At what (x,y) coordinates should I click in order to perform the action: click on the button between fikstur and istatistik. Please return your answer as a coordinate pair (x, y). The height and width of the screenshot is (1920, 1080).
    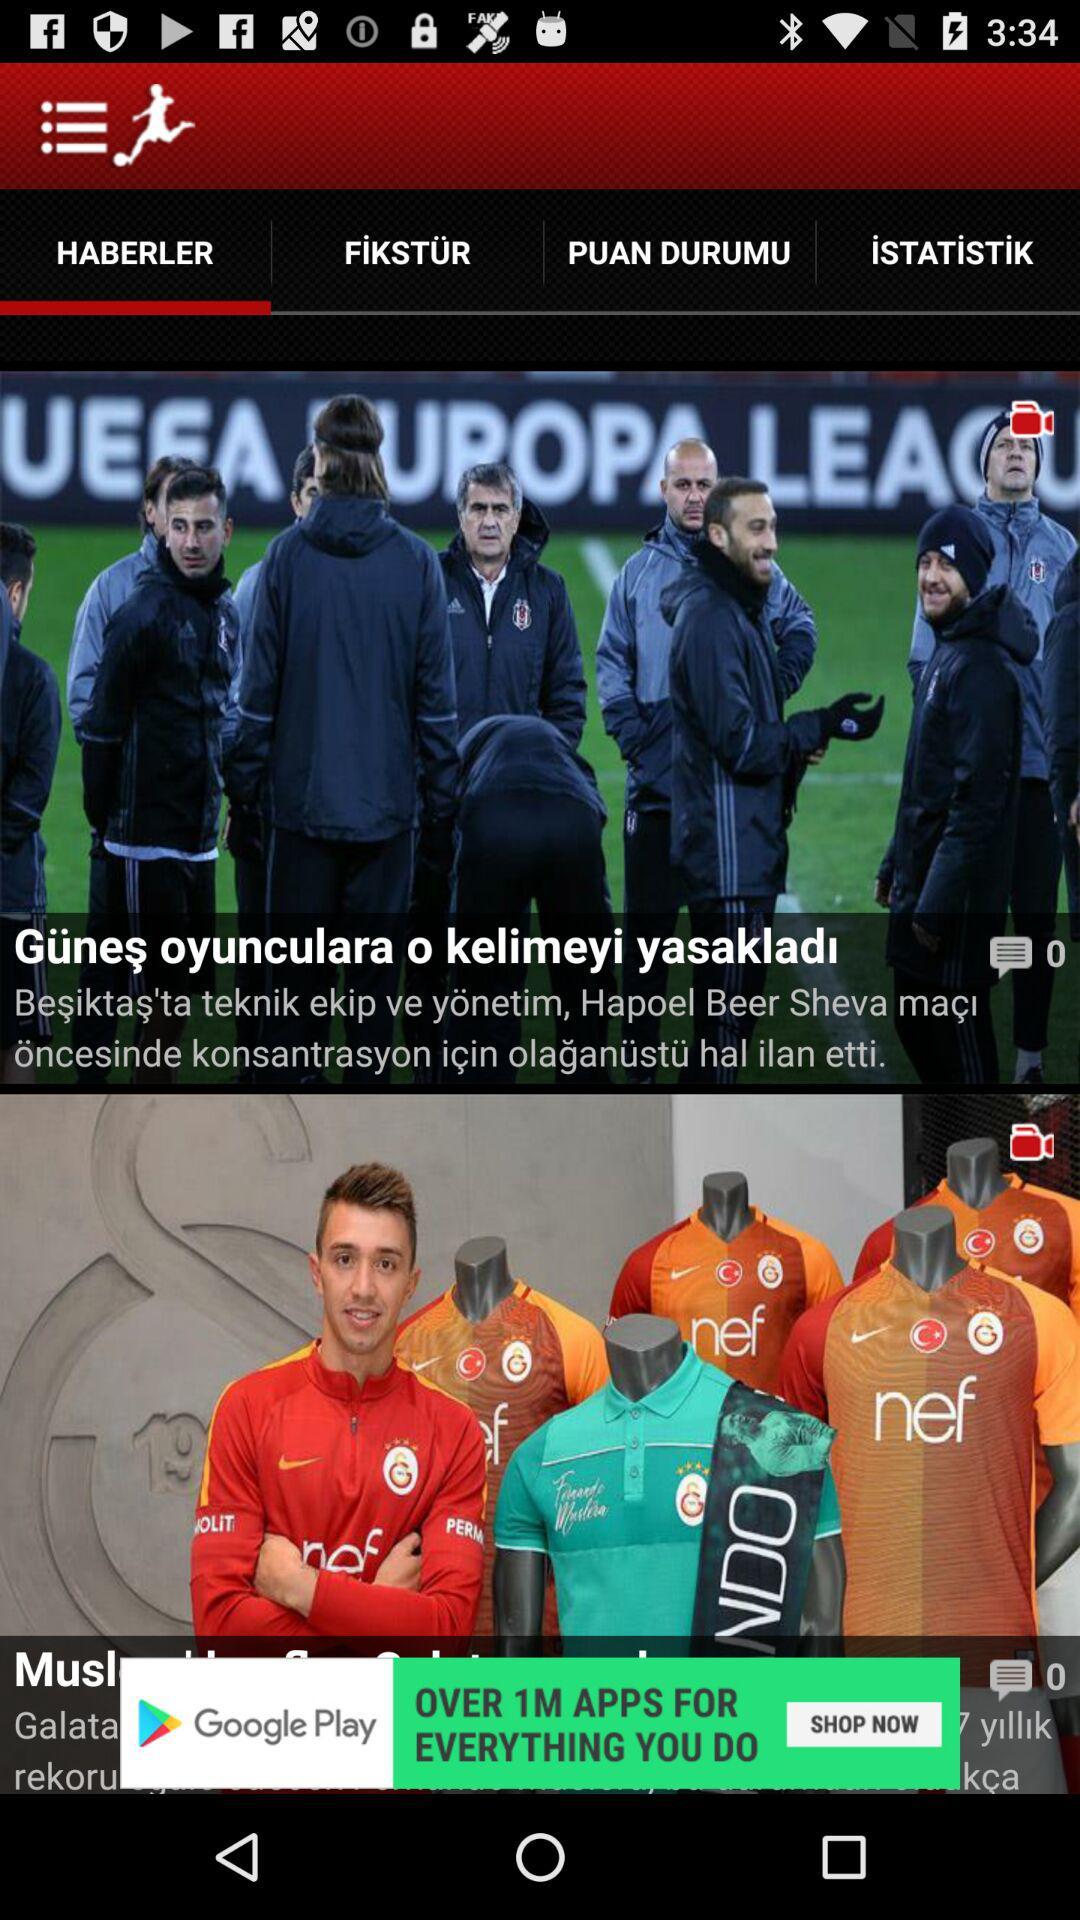
    Looking at the image, I should click on (678, 251).